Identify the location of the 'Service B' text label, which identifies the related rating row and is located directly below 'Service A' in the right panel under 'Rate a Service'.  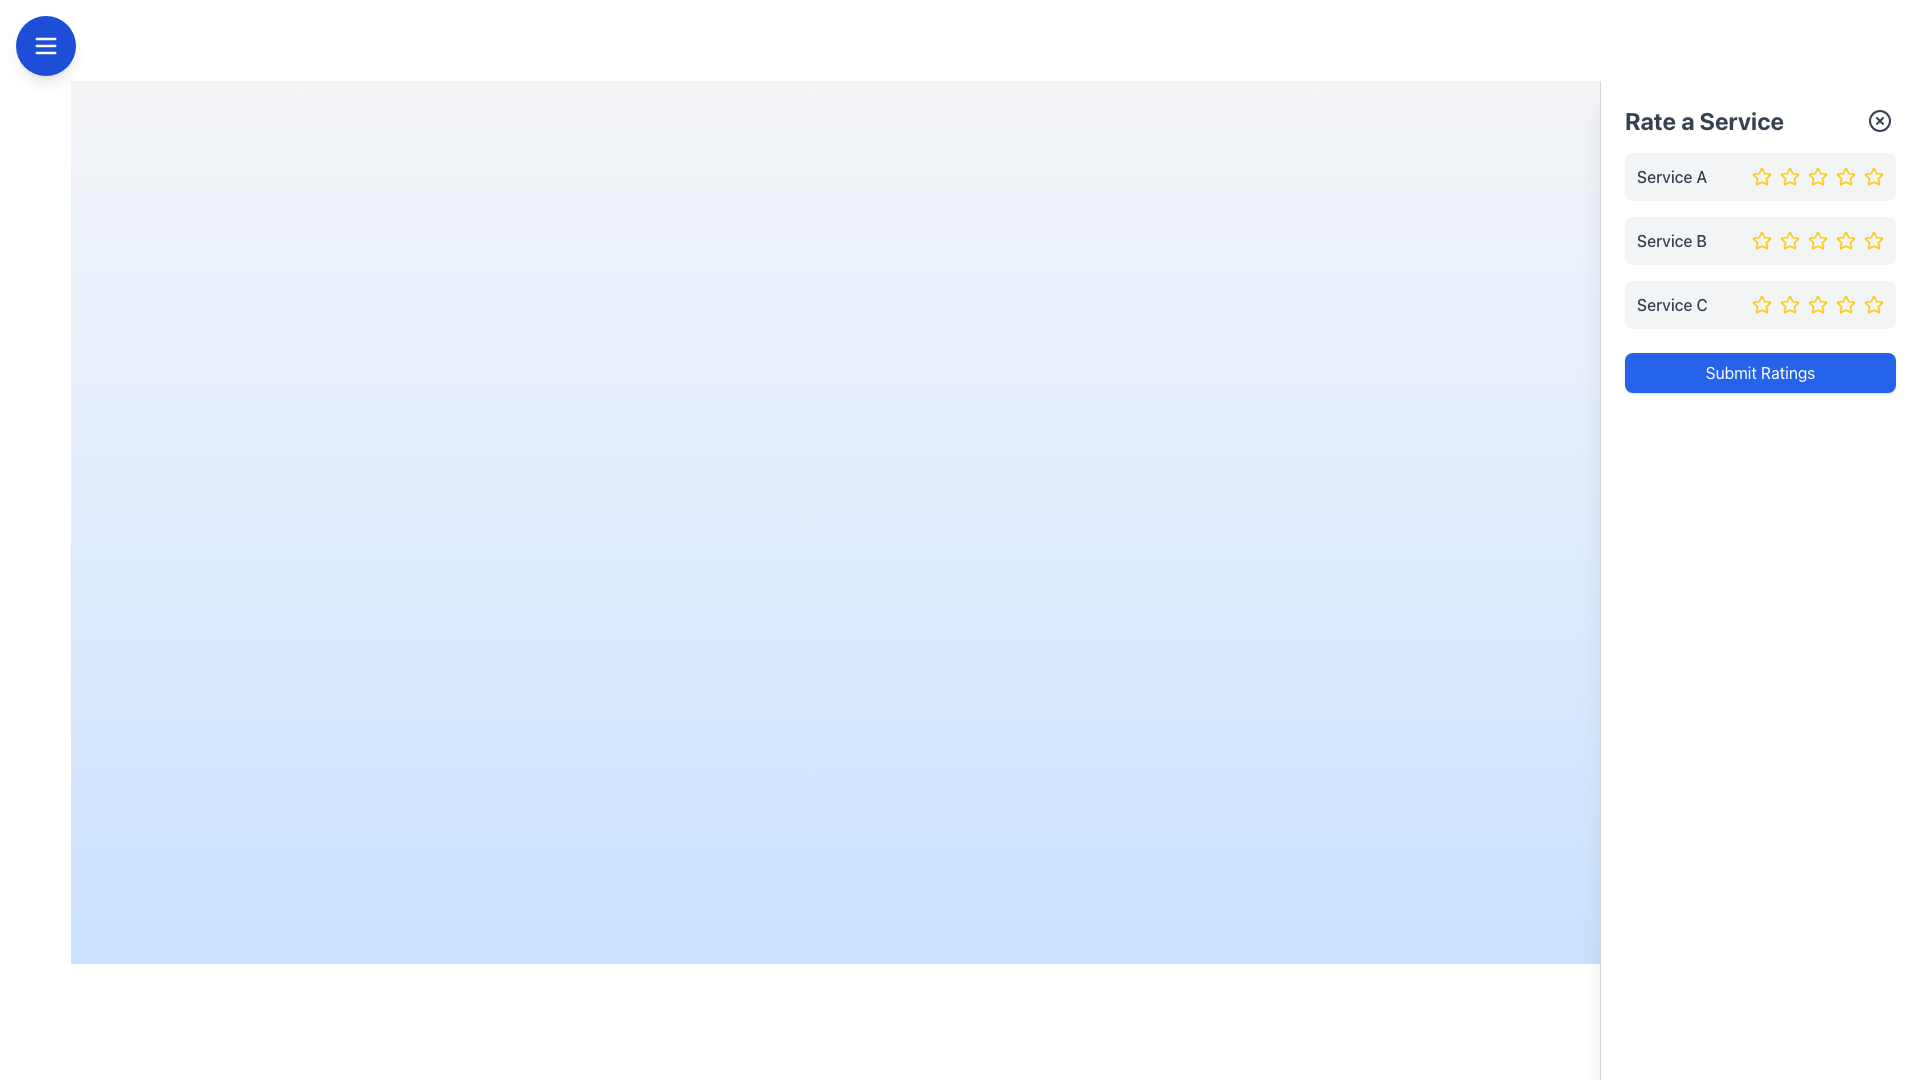
(1671, 239).